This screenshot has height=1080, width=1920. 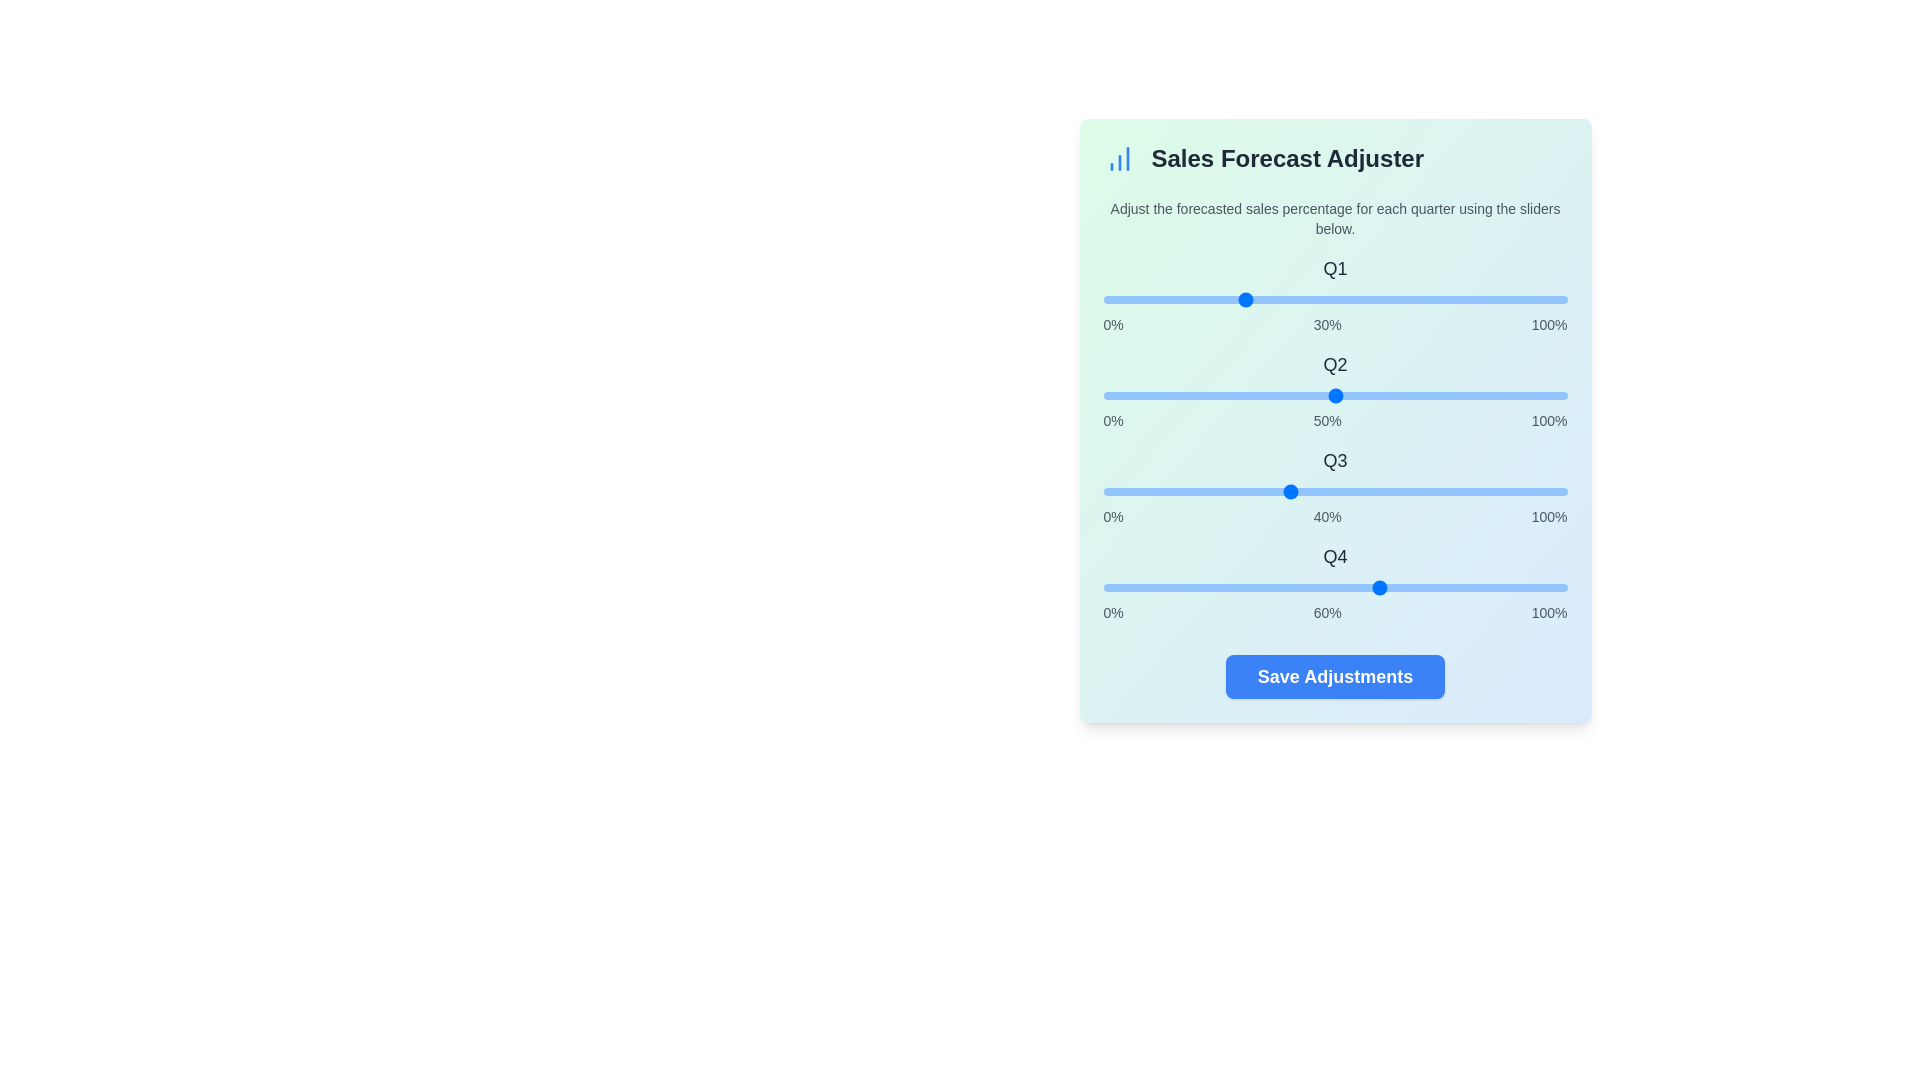 I want to click on the slider for Q2 to 84%, so click(x=1493, y=396).